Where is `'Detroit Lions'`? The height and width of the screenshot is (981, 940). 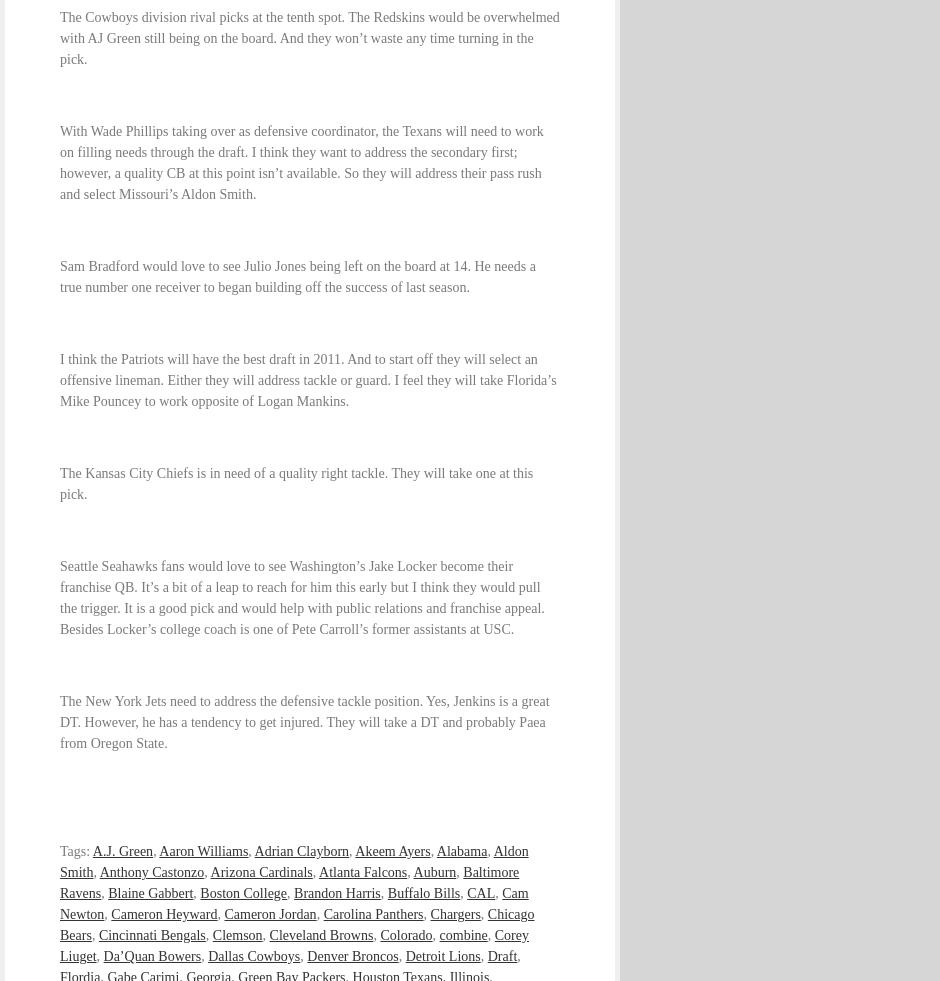 'Detroit Lions' is located at coordinates (441, 956).